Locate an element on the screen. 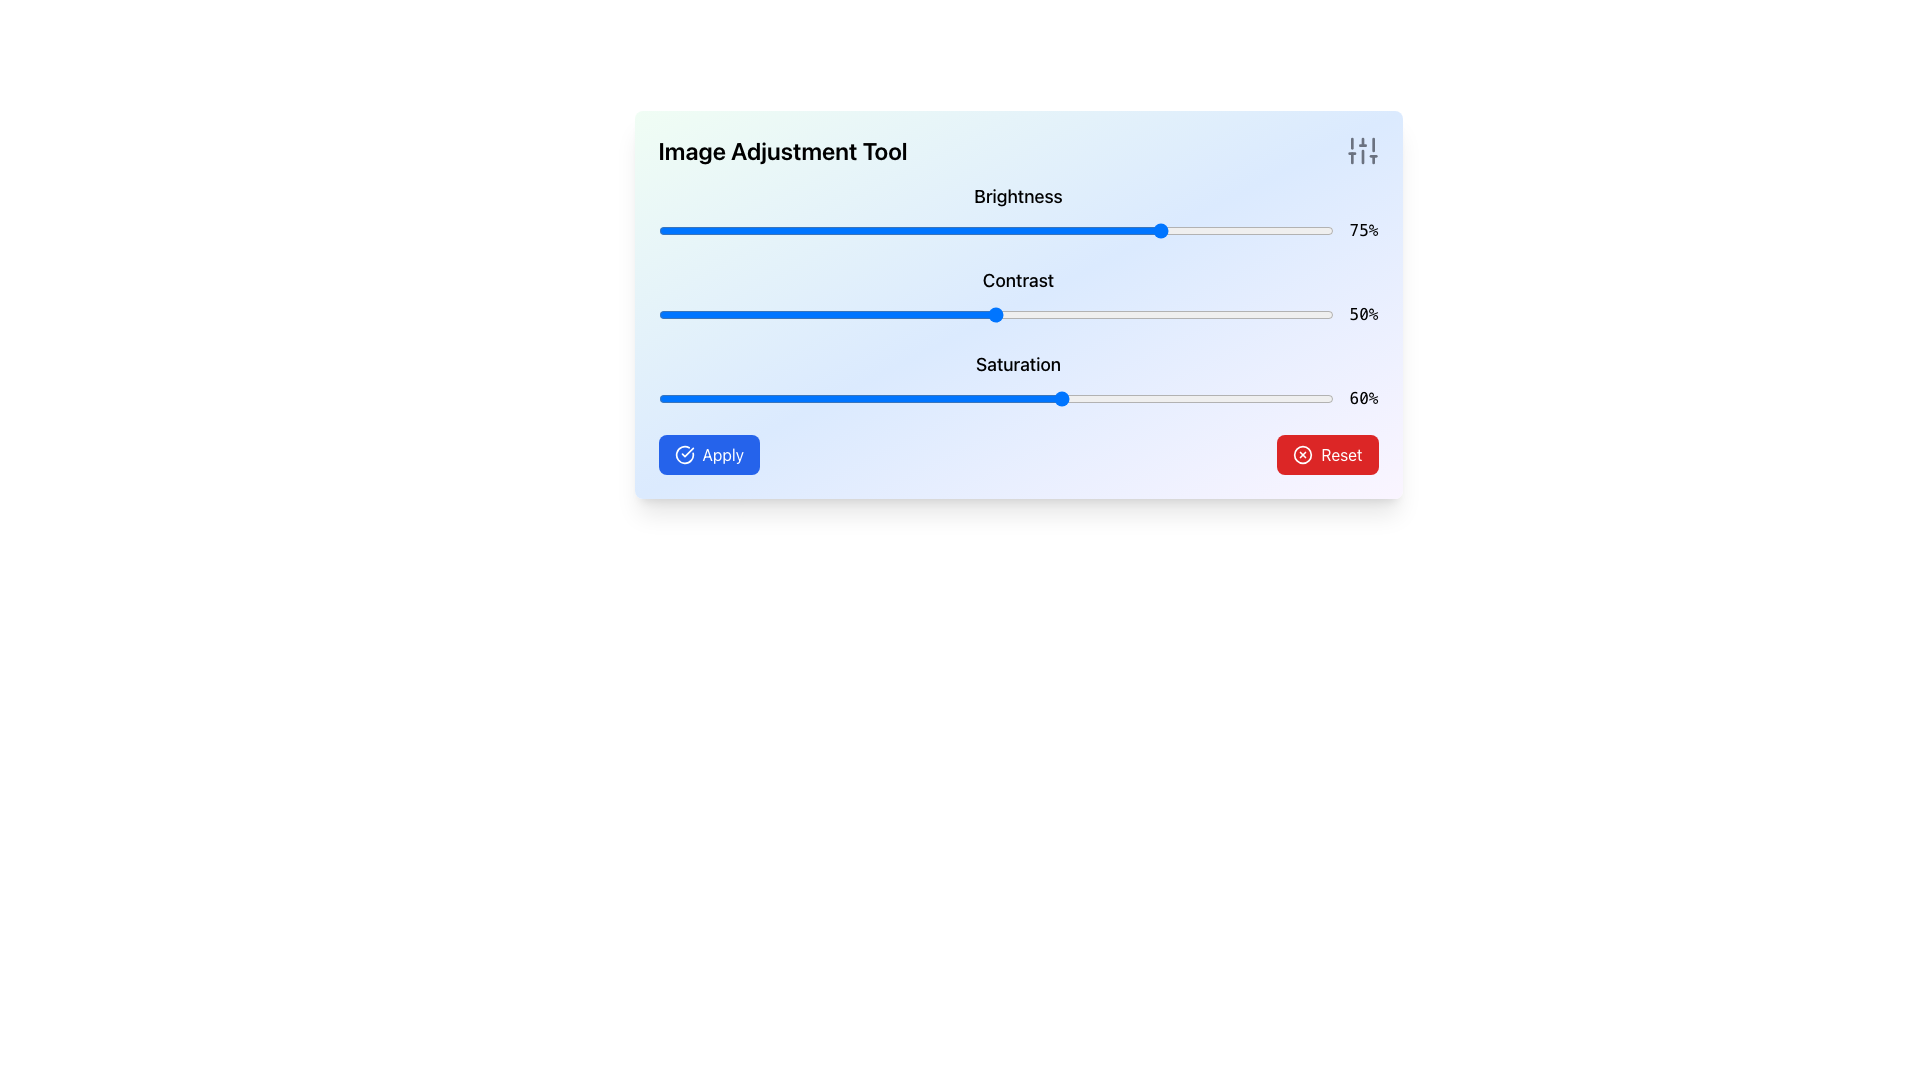 The image size is (1920, 1080). brightness is located at coordinates (989, 230).